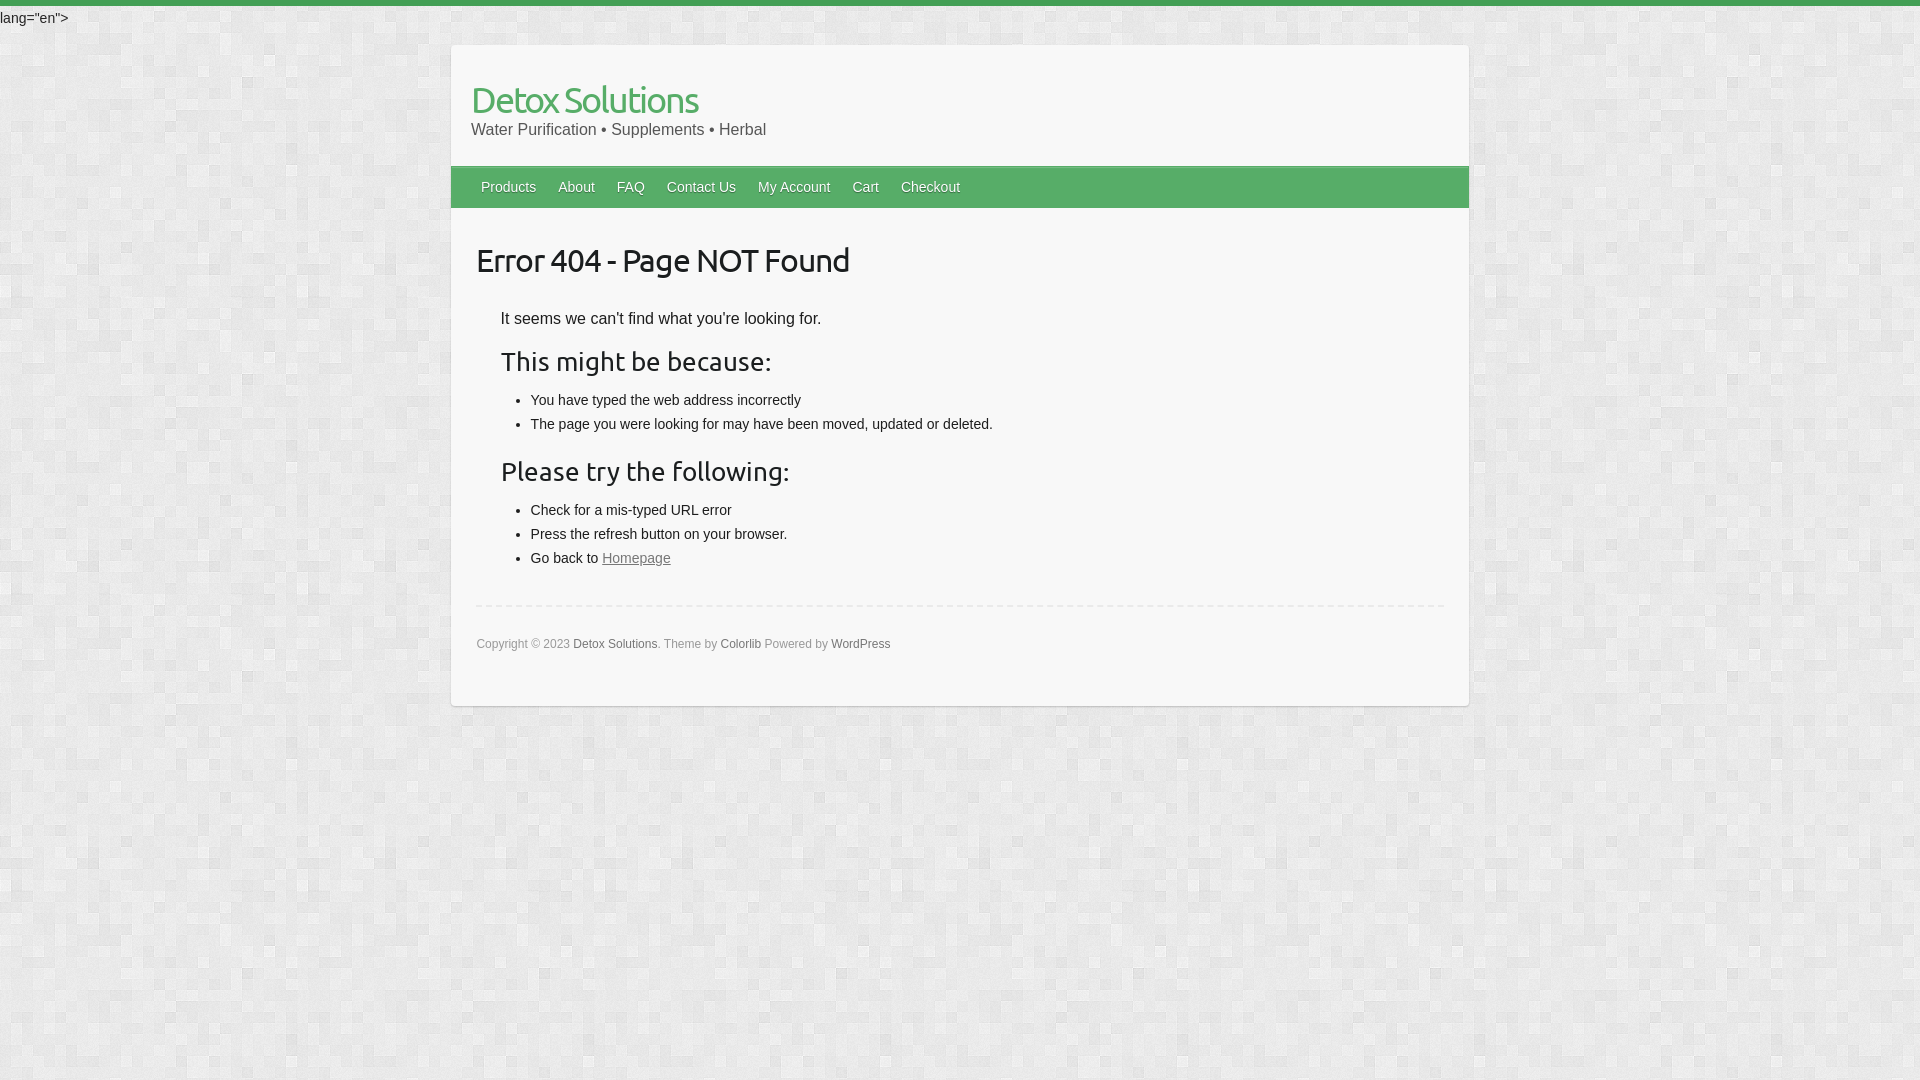 Image resolution: width=1920 pixels, height=1080 pixels. What do you see at coordinates (747, 186) in the screenshot?
I see `'My Account'` at bounding box center [747, 186].